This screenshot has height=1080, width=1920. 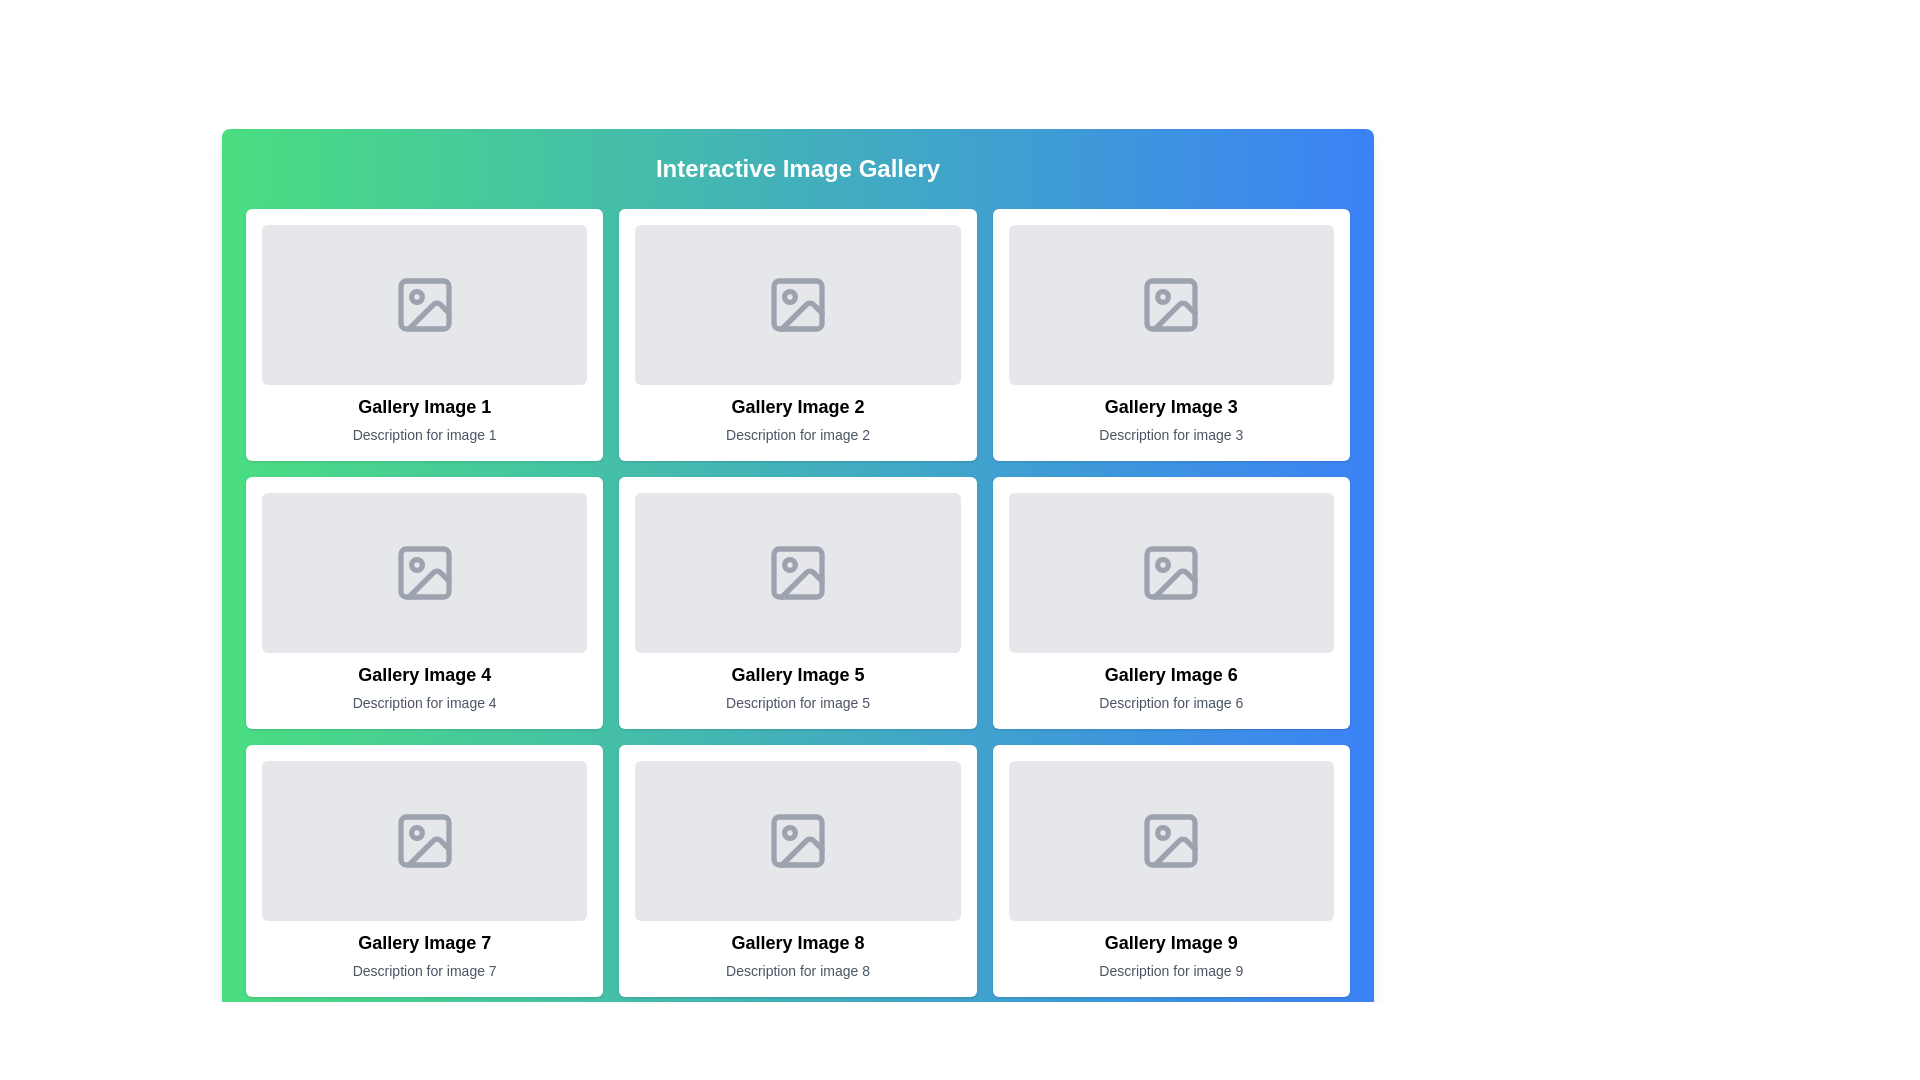 What do you see at coordinates (1171, 942) in the screenshot?
I see `text label 'Gallery Image 9', which is styled with a bold font and medium size, located in the bottom-right corner of the grid layout, above the description text of the ninth gallery card` at bounding box center [1171, 942].